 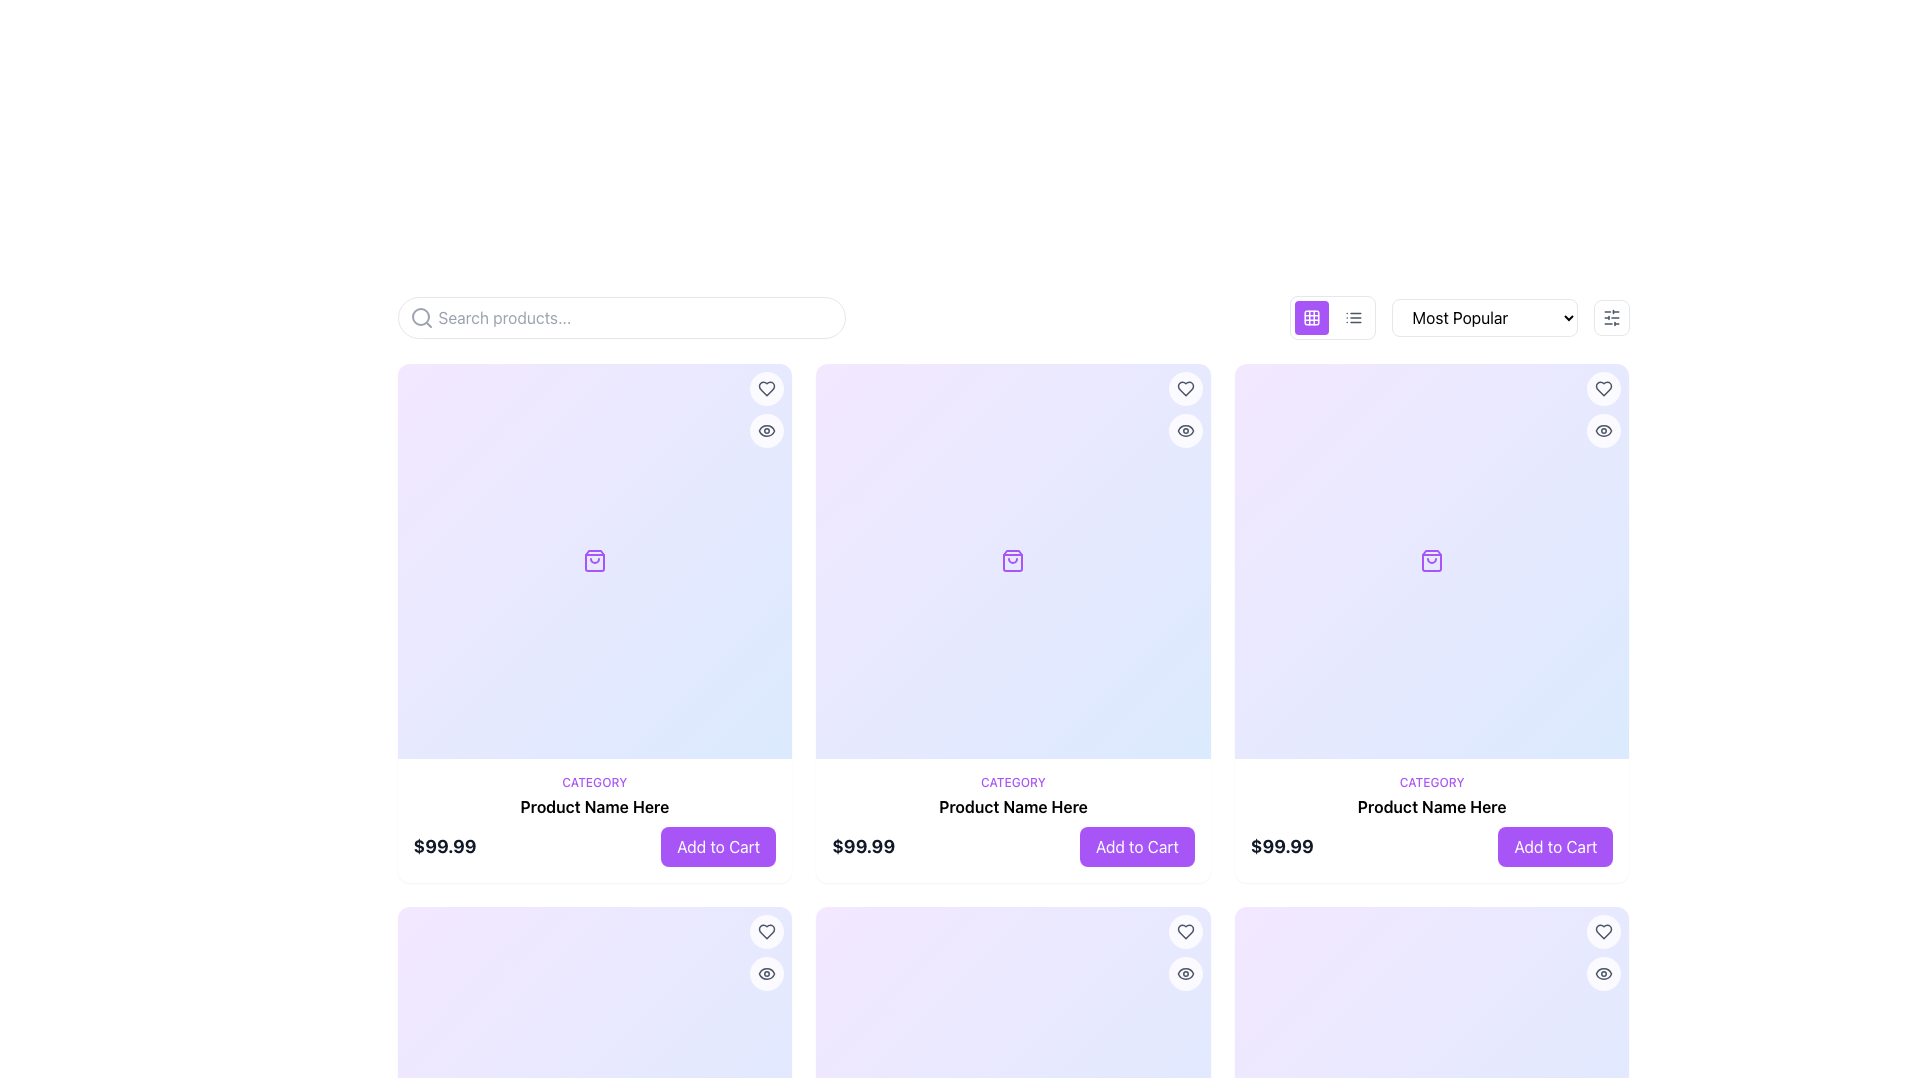 I want to click on the favorite button located in the top right corner of the second item in the second row of the grid layout, so click(x=1185, y=931).